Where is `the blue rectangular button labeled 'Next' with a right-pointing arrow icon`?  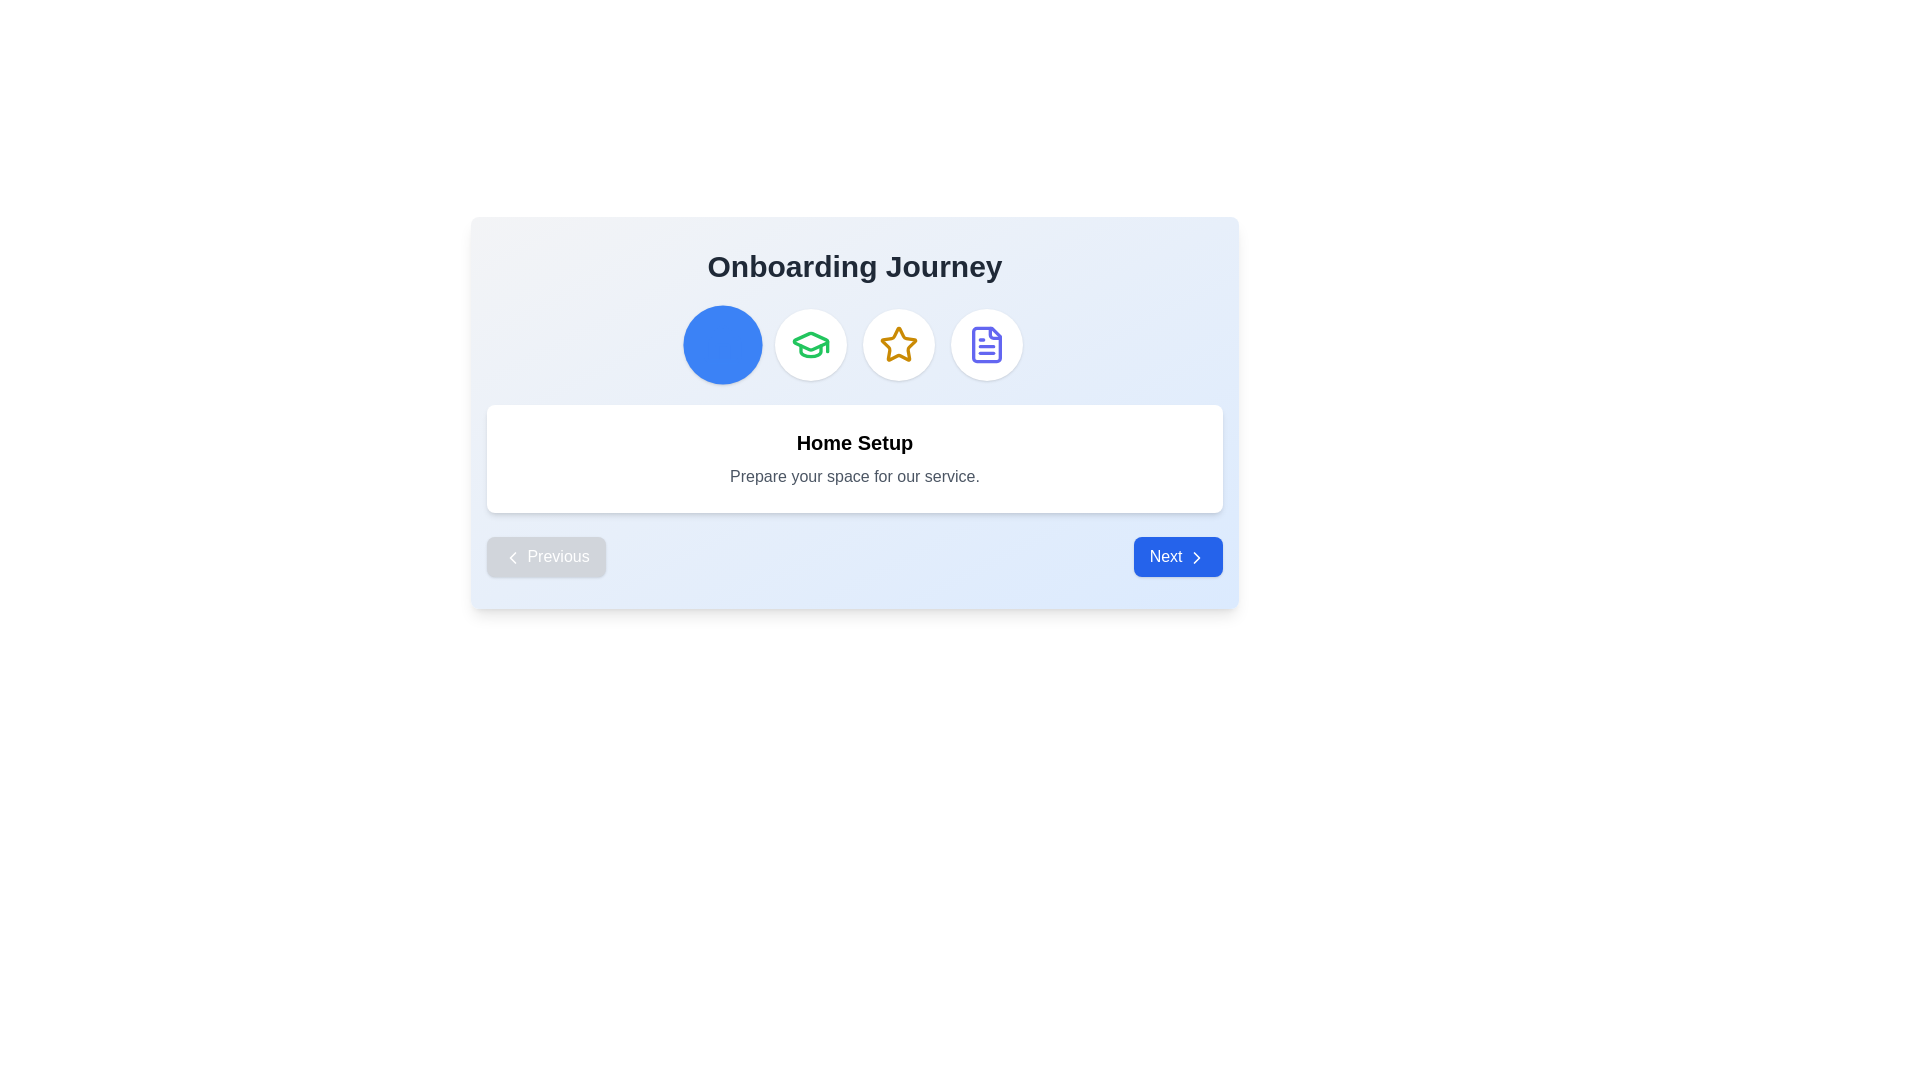
the blue rectangular button labeled 'Next' with a right-pointing arrow icon is located at coordinates (1178, 556).